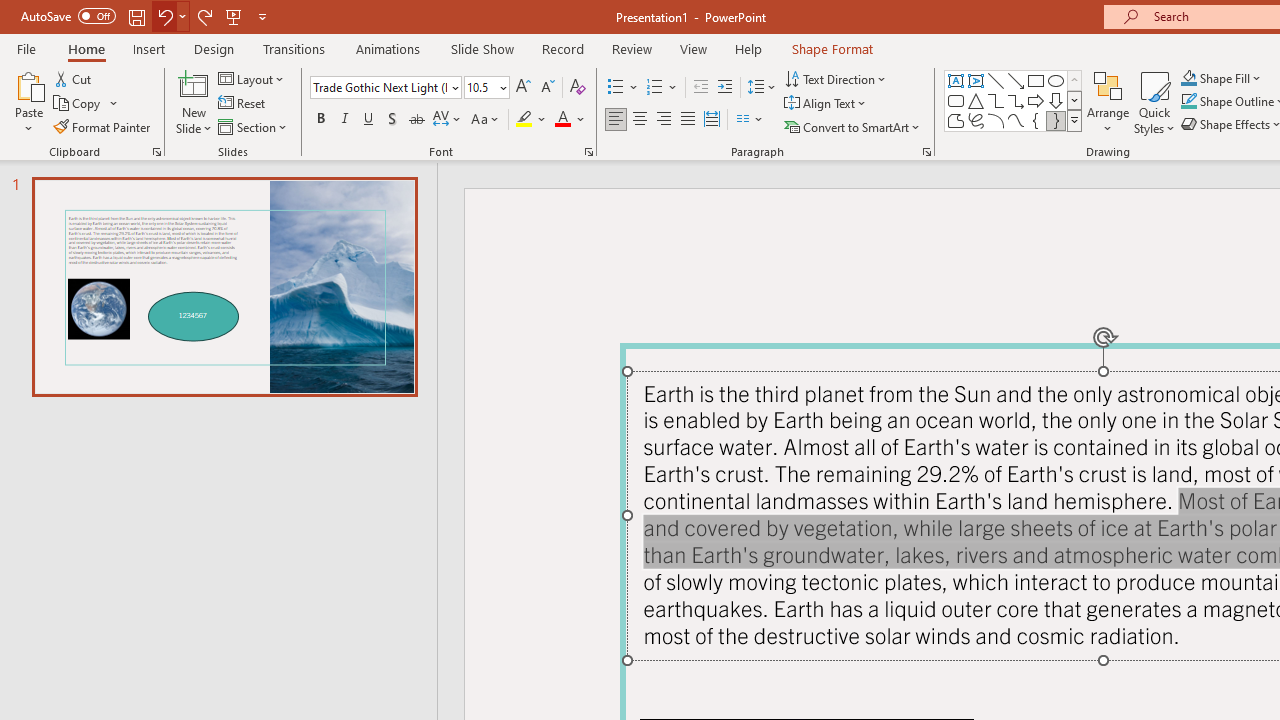  I want to click on 'Shape Outline Teal, Accent 1', so click(1189, 101).